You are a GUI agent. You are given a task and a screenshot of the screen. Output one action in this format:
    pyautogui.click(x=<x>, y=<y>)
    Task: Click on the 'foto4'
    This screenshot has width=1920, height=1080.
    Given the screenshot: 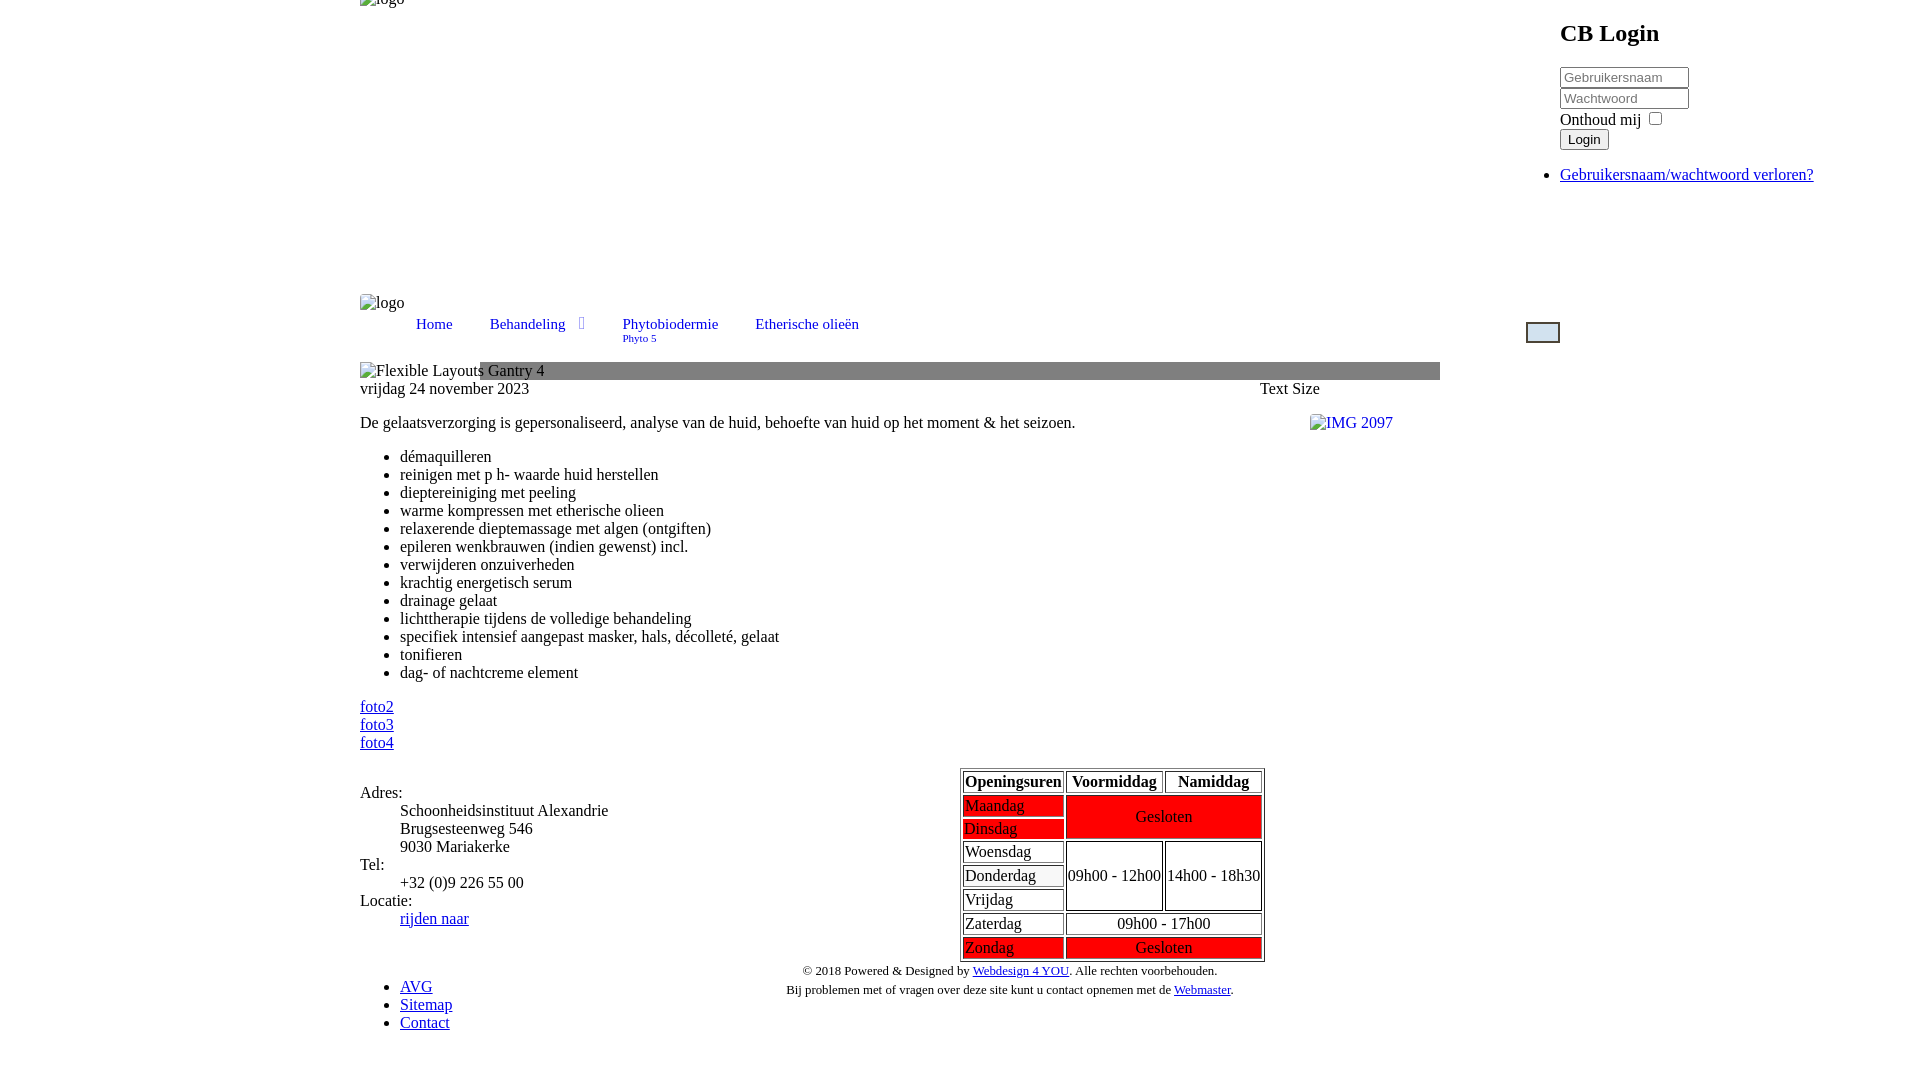 What is the action you would take?
    pyautogui.click(x=360, y=742)
    